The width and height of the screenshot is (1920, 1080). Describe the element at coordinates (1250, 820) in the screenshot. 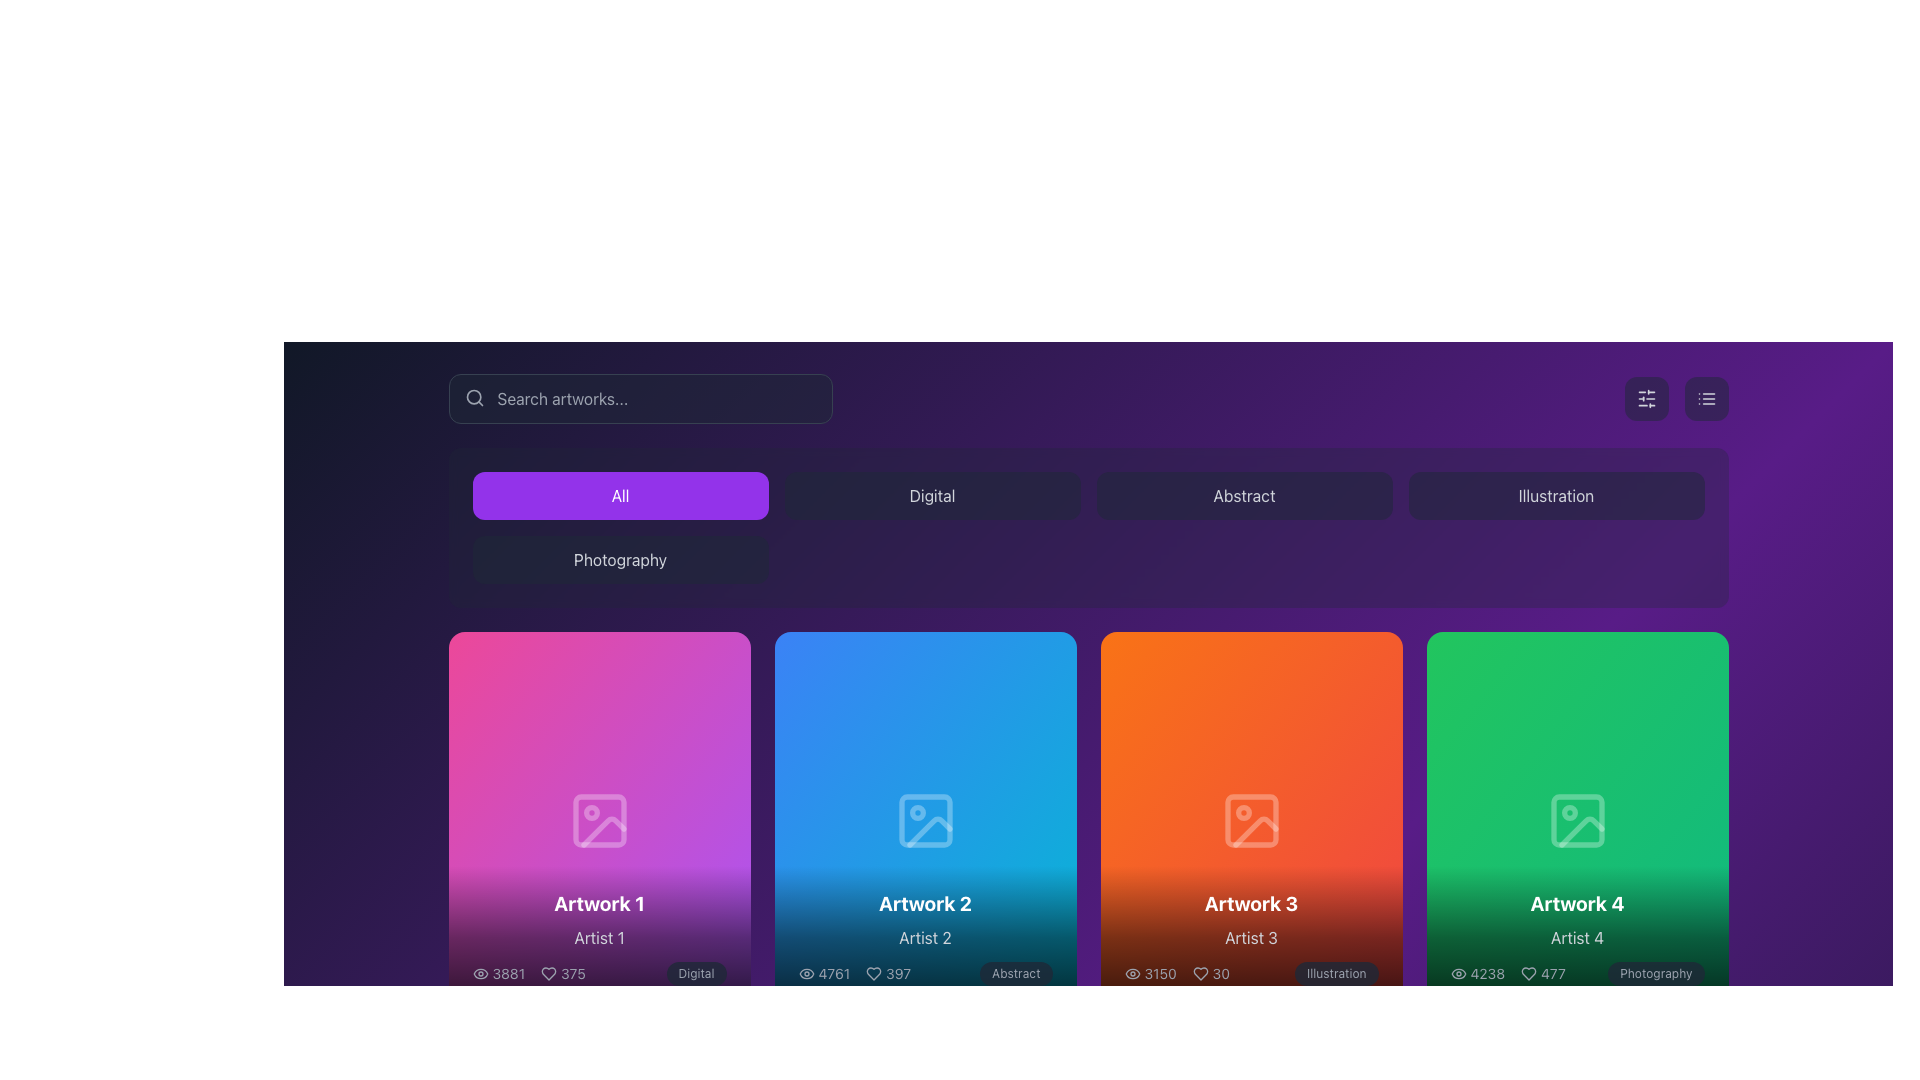

I see `the icon representing an illustration, which is located in the third card of four cards with an orange background` at that location.